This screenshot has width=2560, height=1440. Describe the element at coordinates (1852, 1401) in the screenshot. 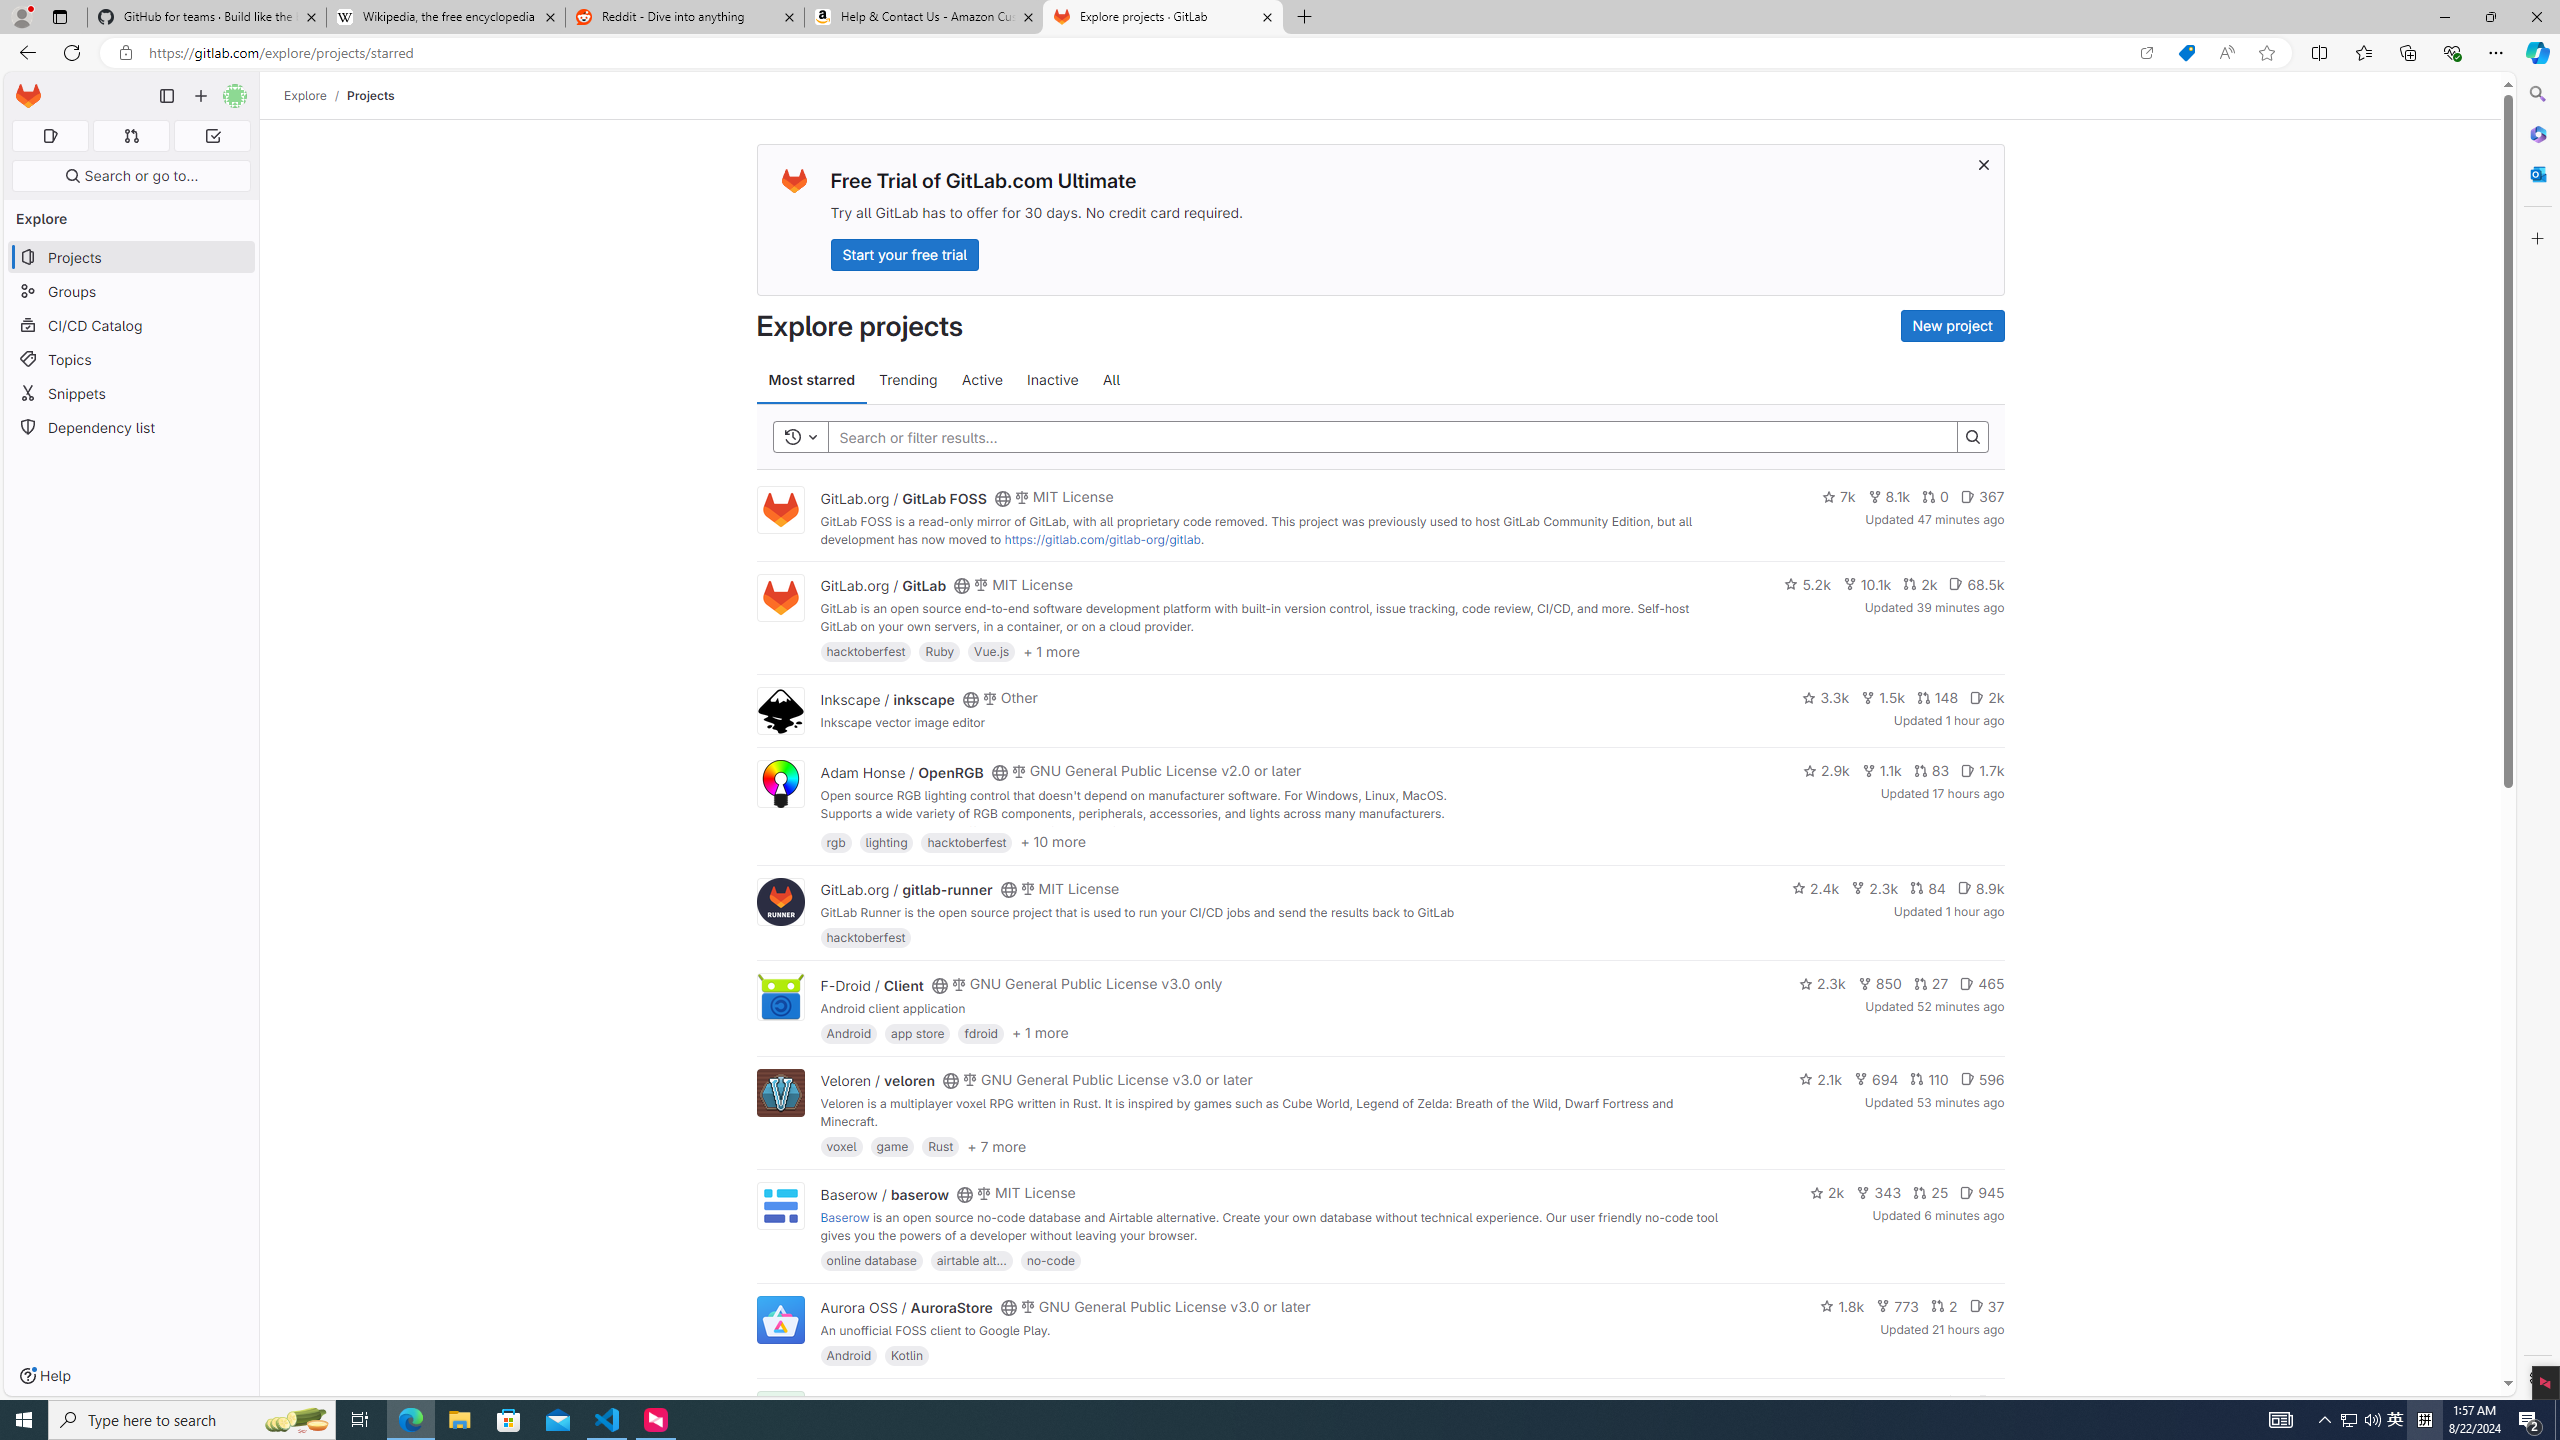

I see `'1.4k'` at that location.